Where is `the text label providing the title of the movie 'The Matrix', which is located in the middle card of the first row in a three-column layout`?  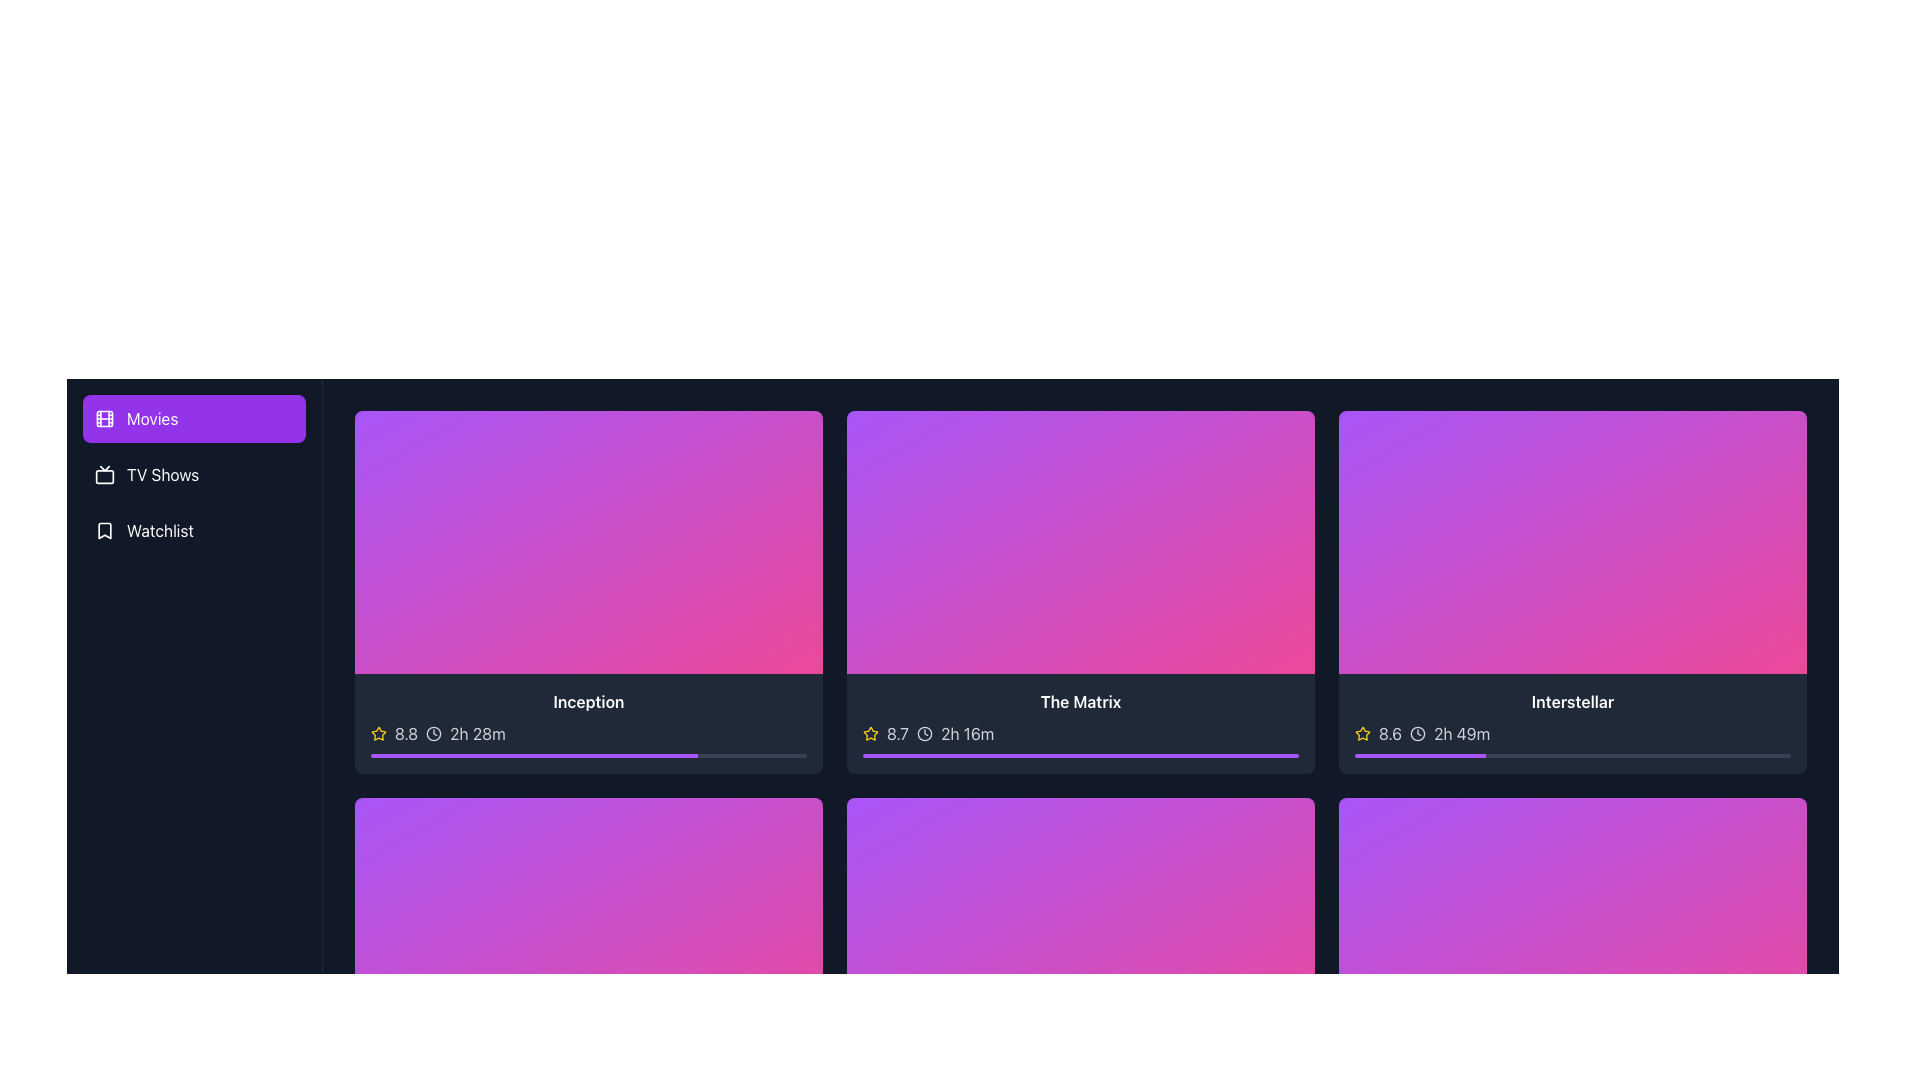
the text label providing the title of the movie 'The Matrix', which is located in the middle card of the first row in a three-column layout is located at coordinates (1079, 701).